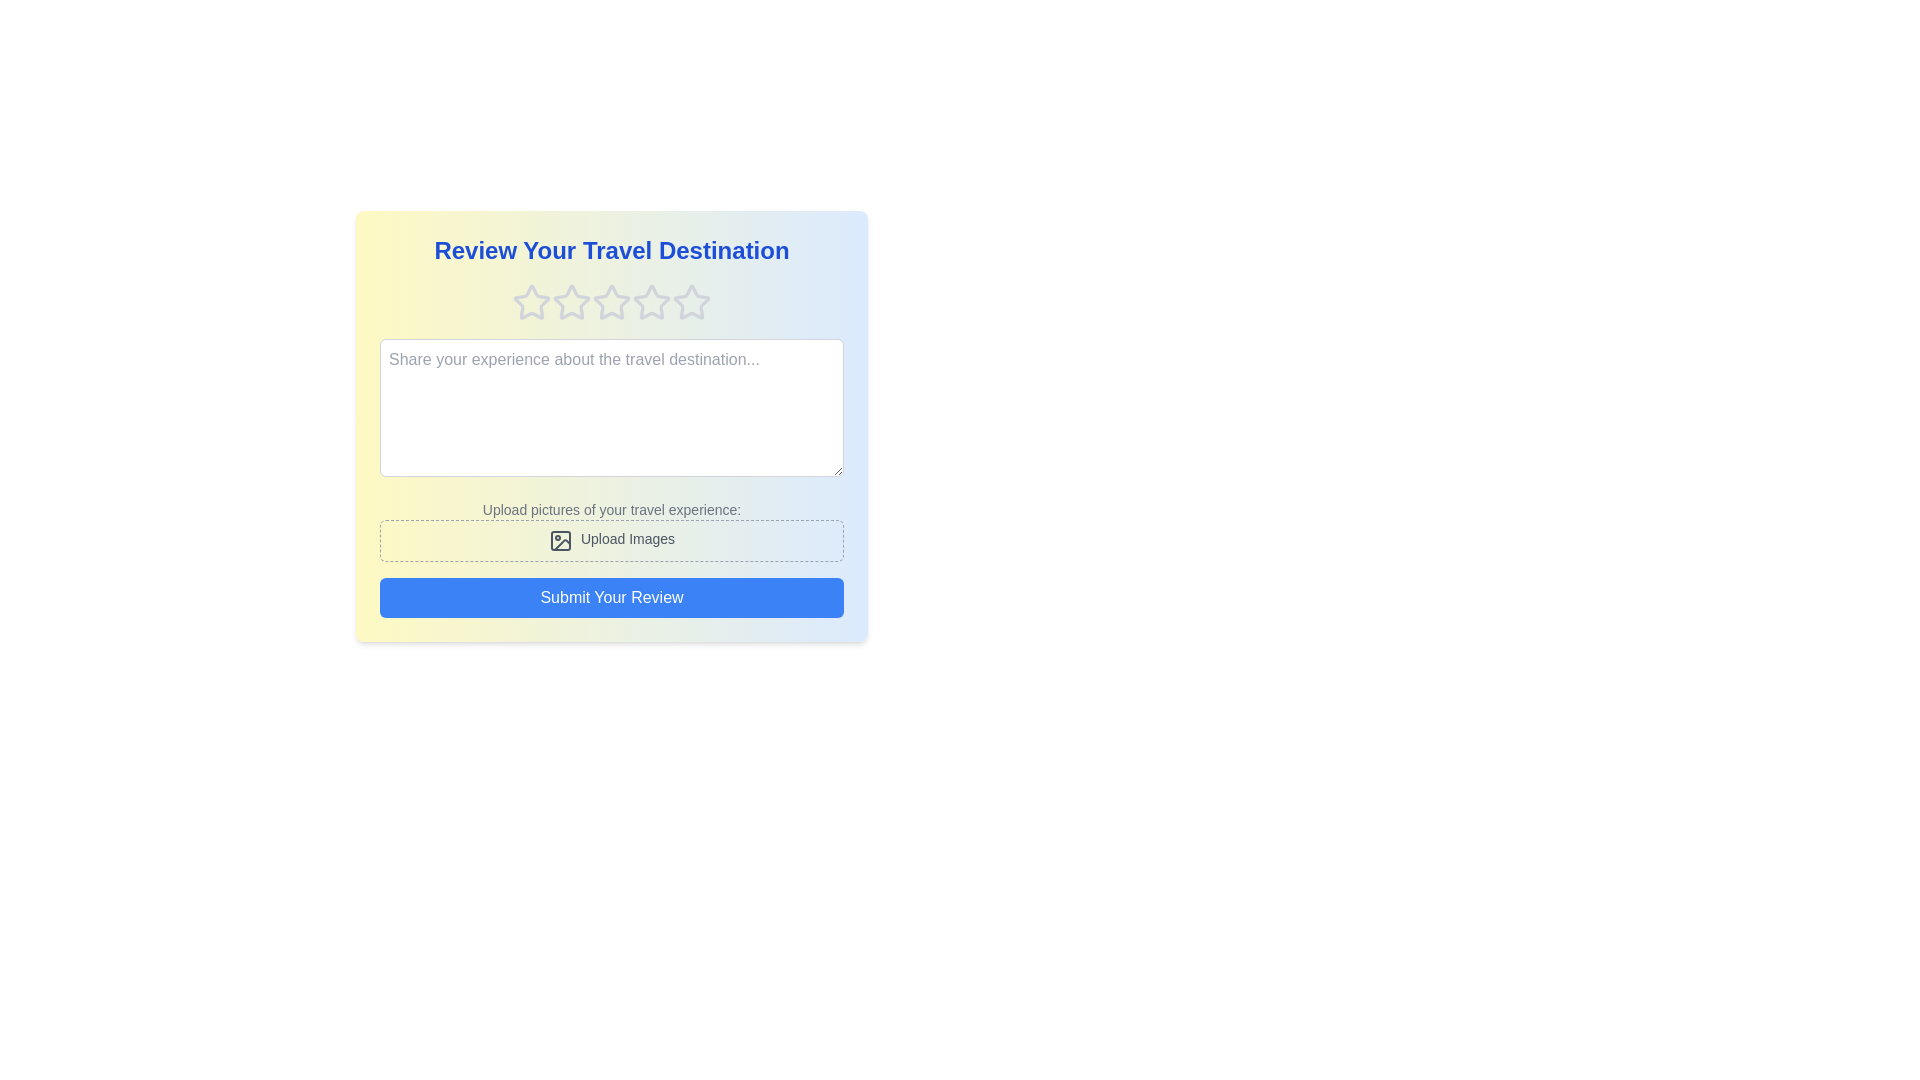  I want to click on the rating to 4 stars by clicking on the corresponding star icon, so click(652, 303).